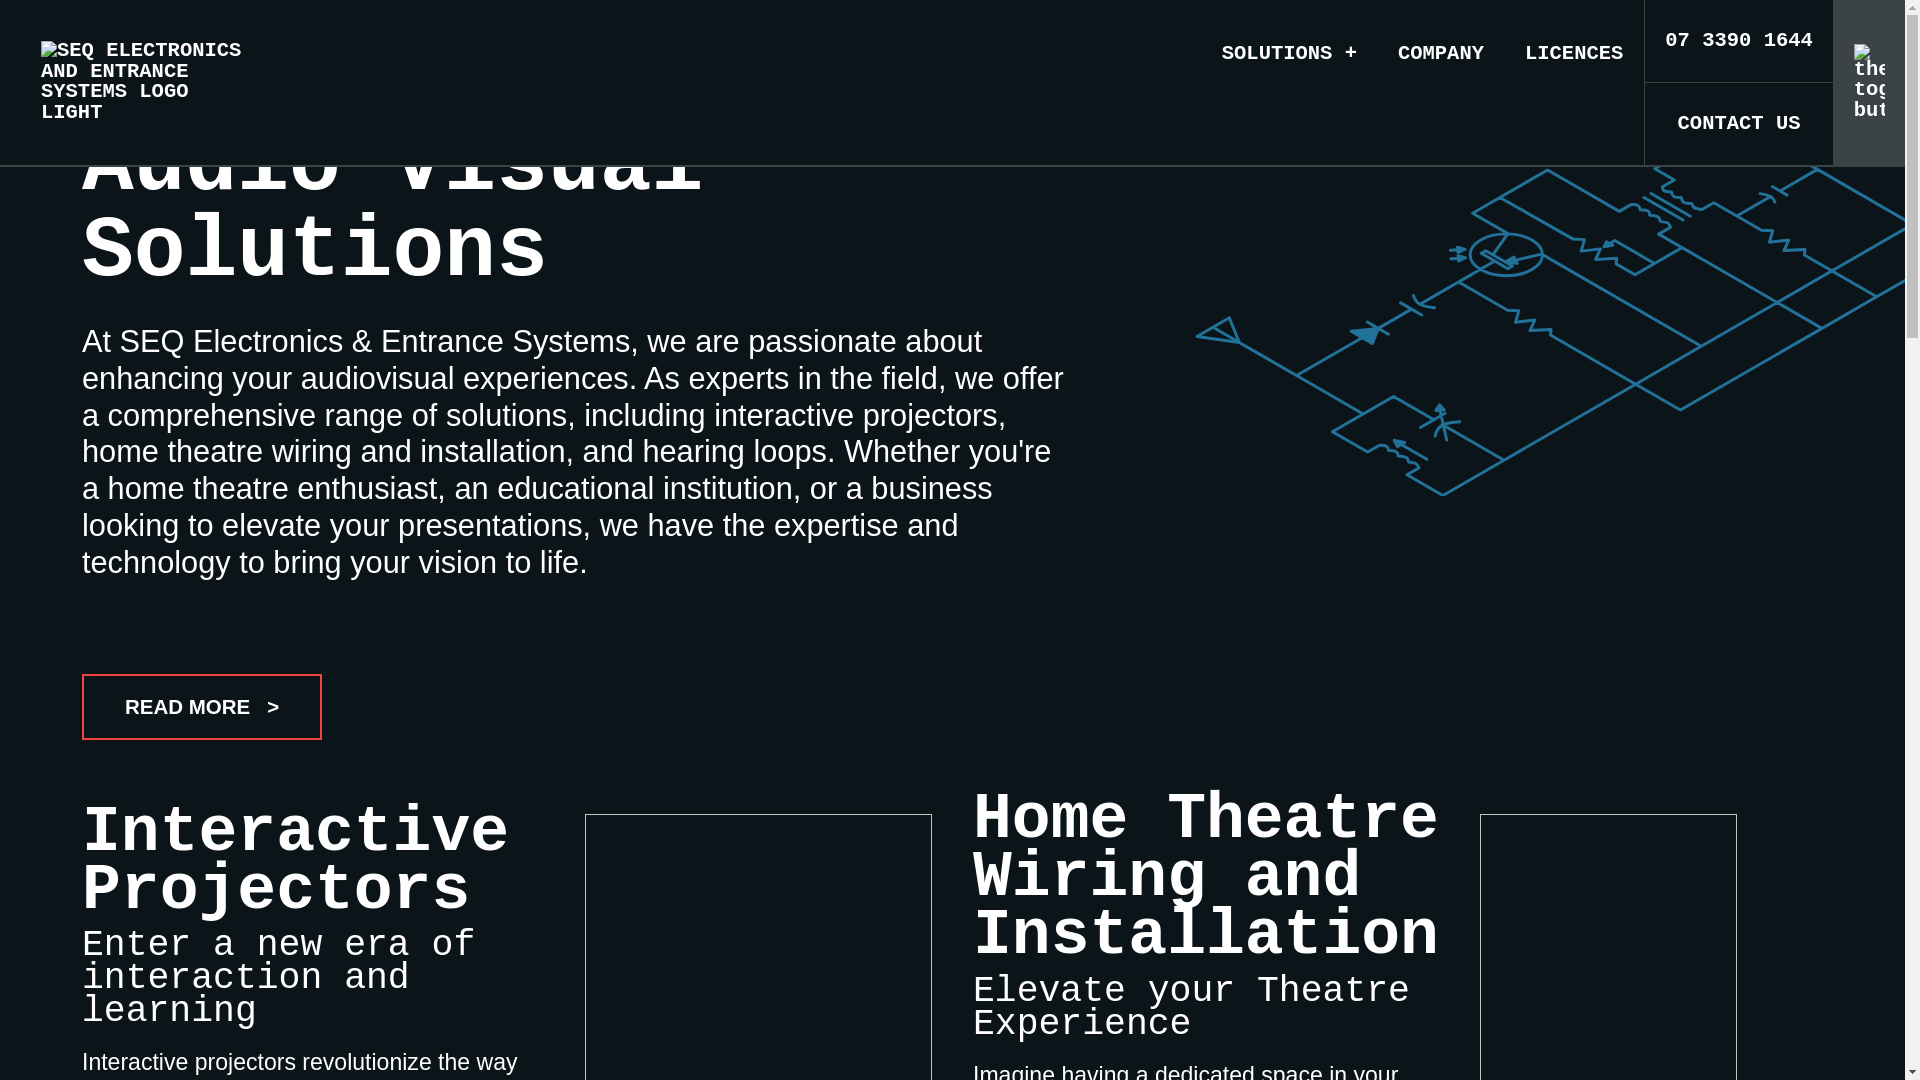  What do you see at coordinates (1737, 123) in the screenshot?
I see `'CONTACT US'` at bounding box center [1737, 123].